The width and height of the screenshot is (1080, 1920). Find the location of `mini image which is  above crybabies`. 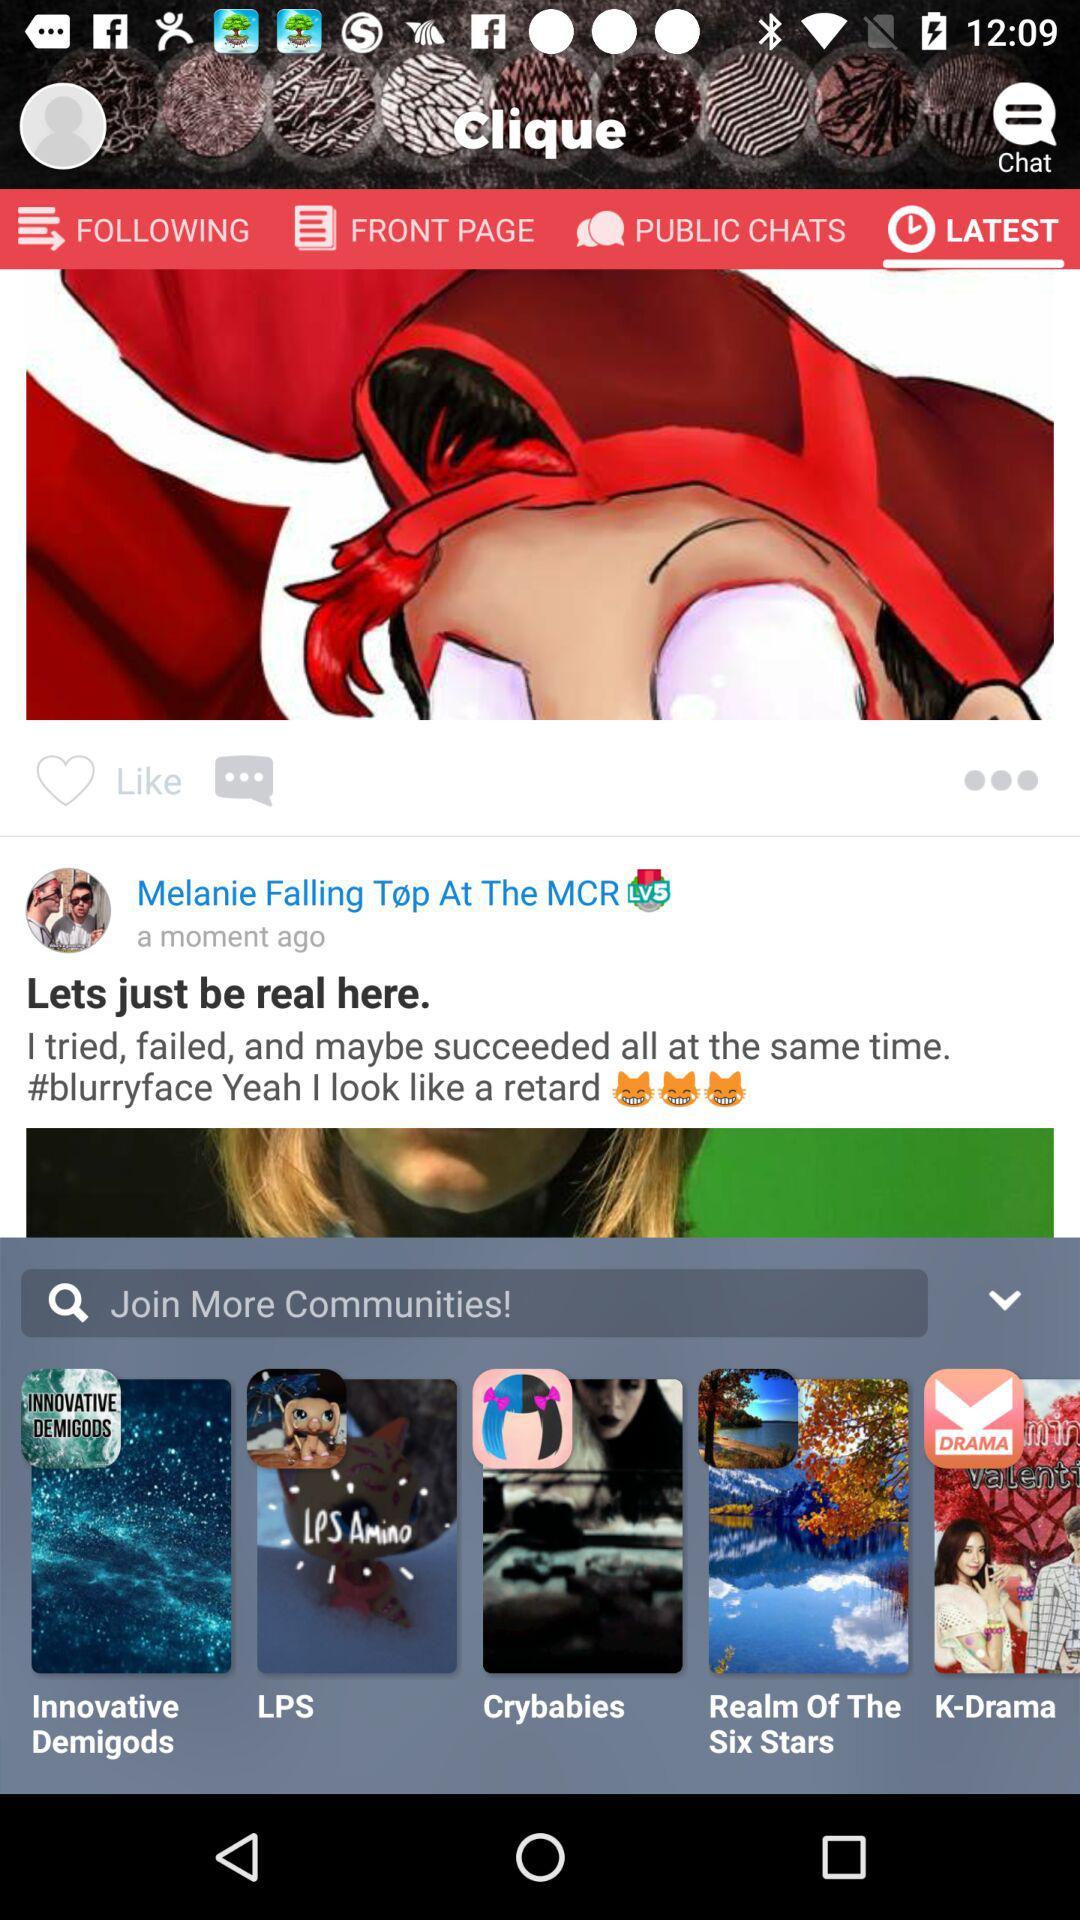

mini image which is  above crybabies is located at coordinates (524, 1420).